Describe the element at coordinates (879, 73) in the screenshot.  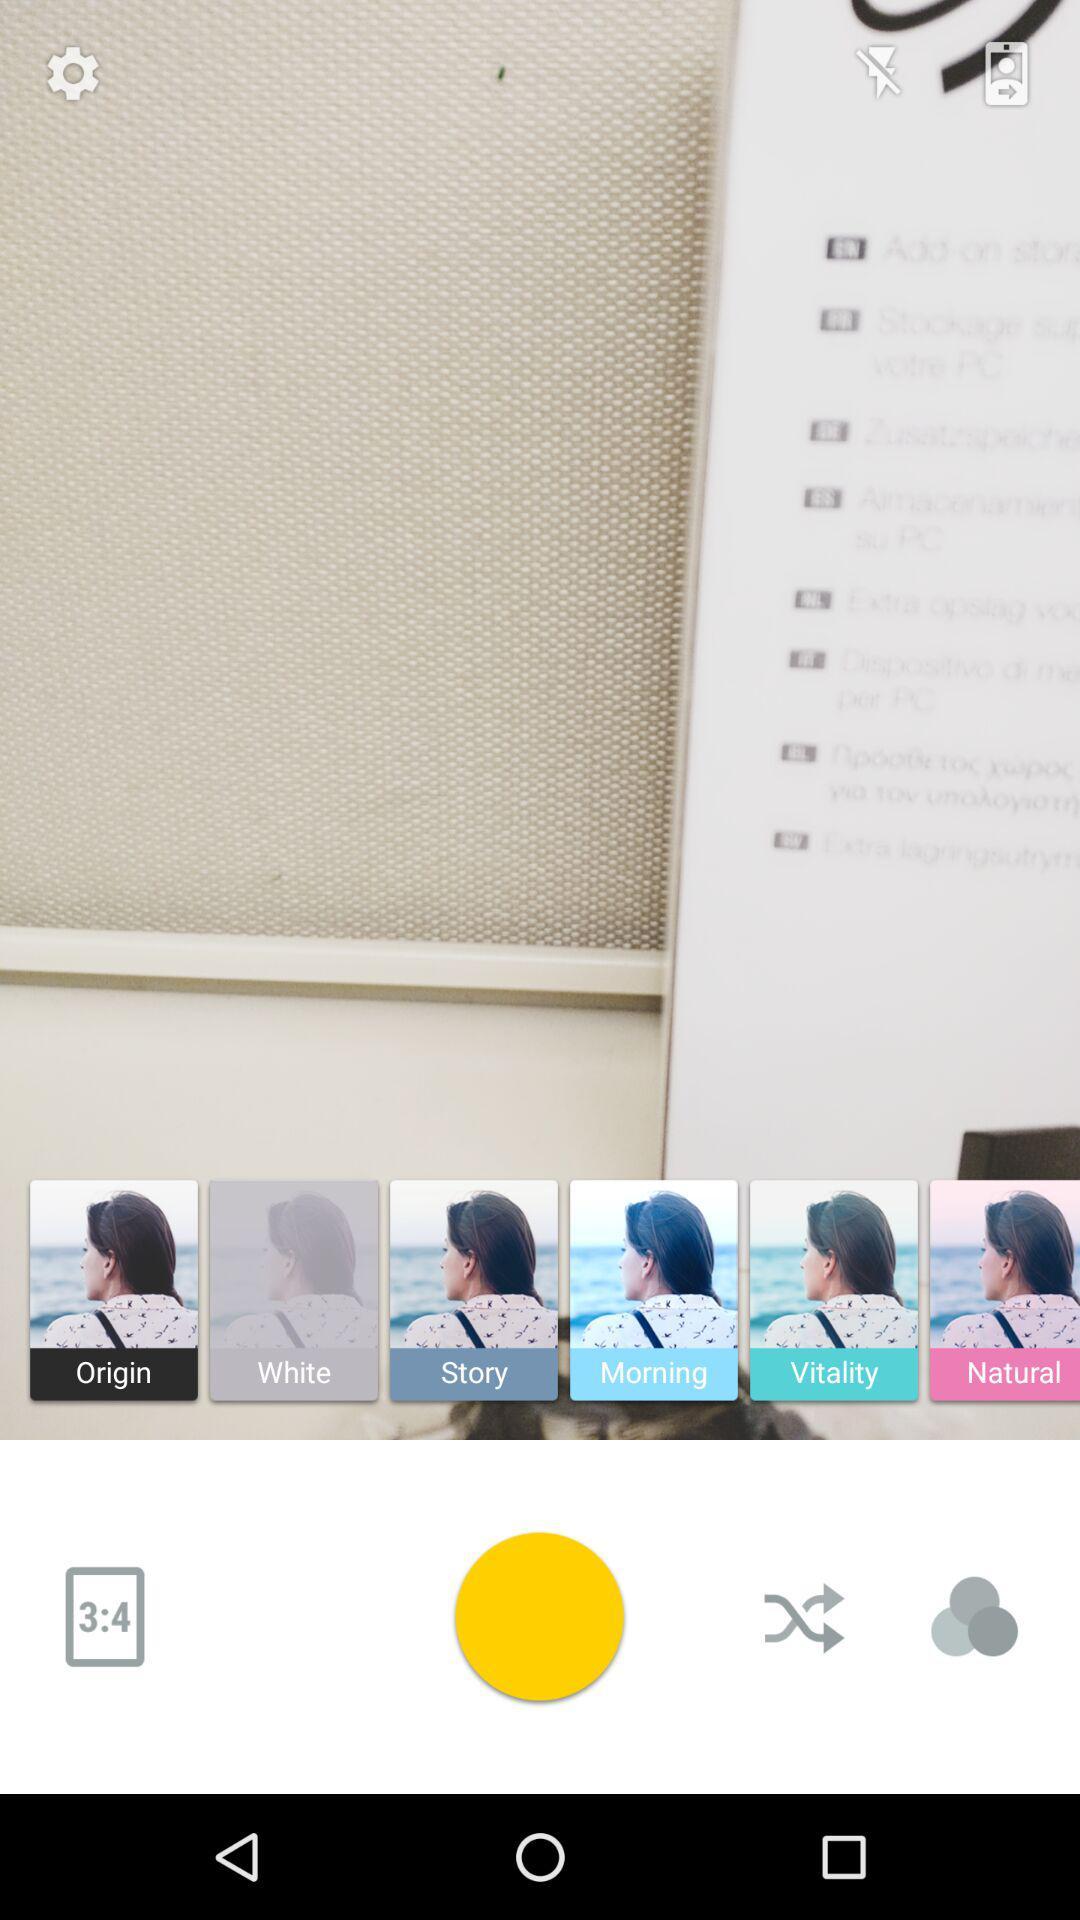
I see `the flash icon` at that location.